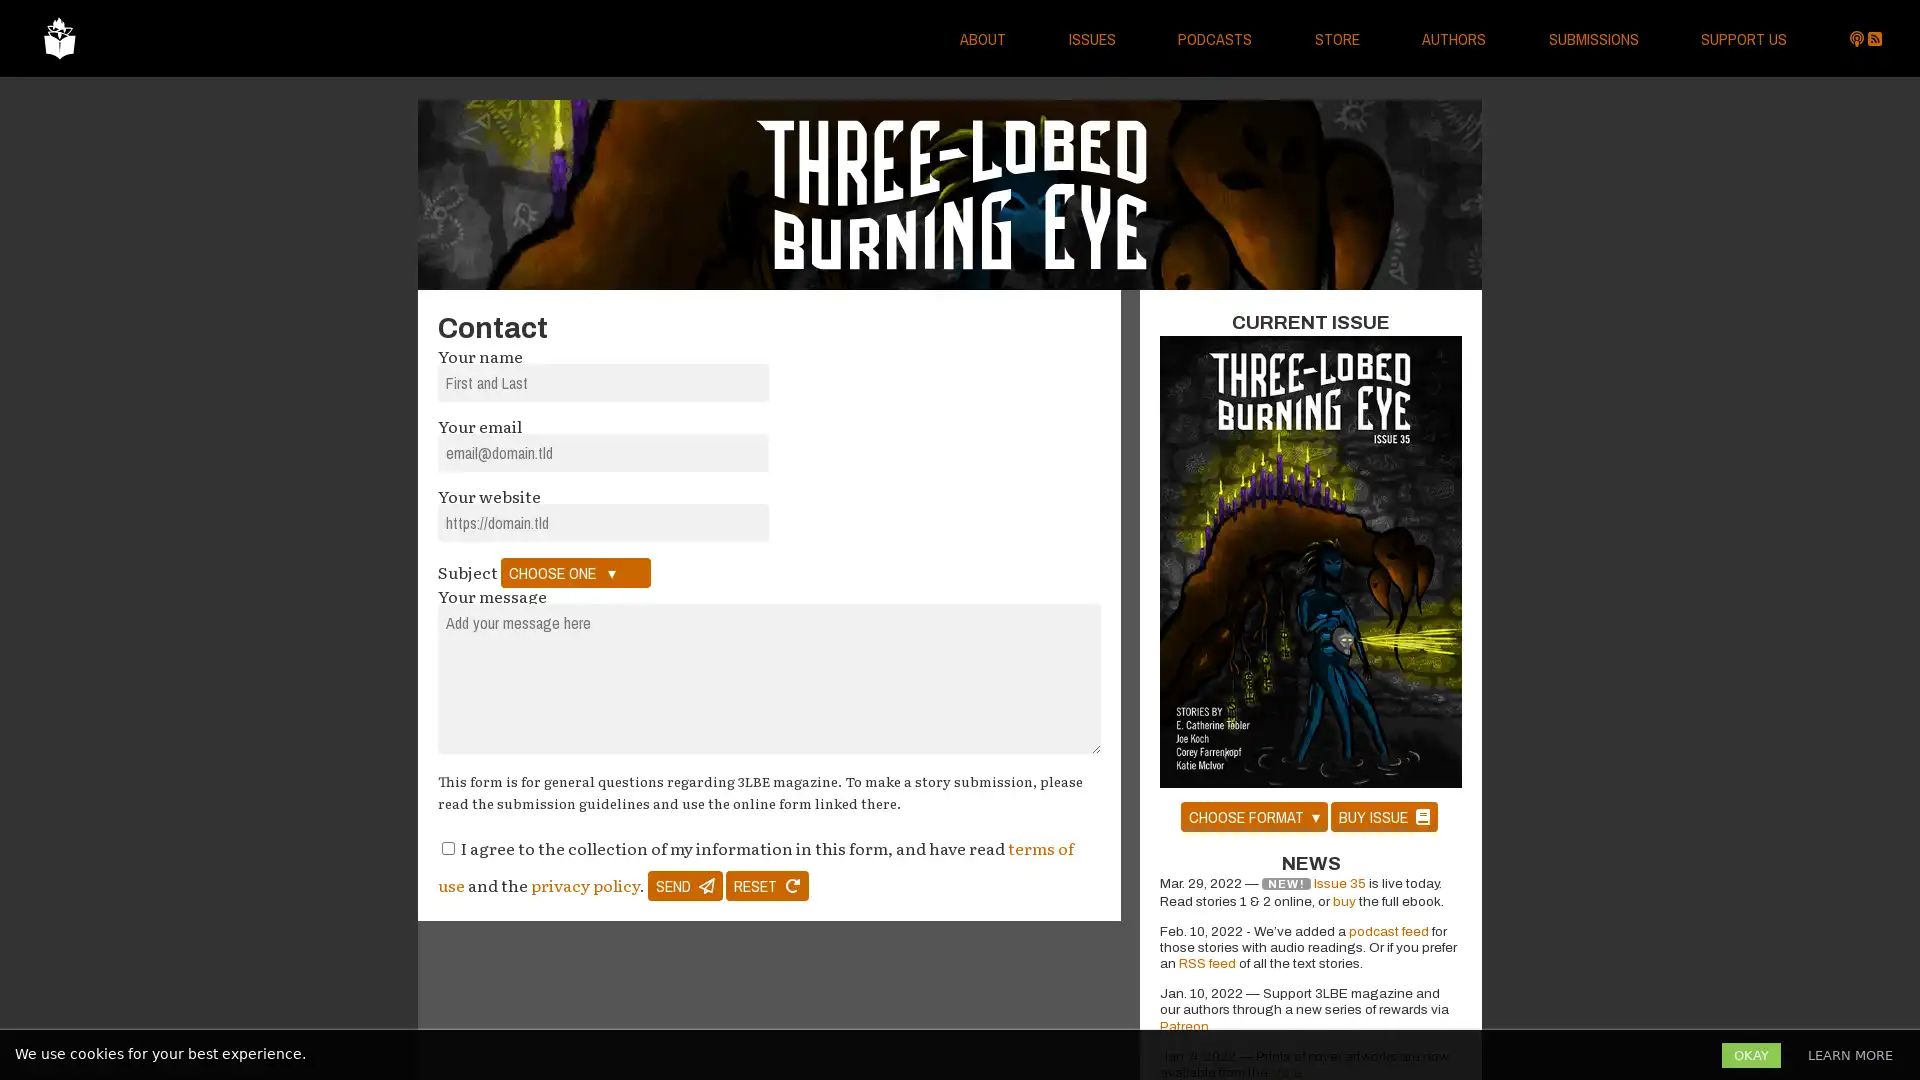 Image resolution: width=1920 pixels, height=1080 pixels. What do you see at coordinates (685, 885) in the screenshot?
I see `SEND` at bounding box center [685, 885].